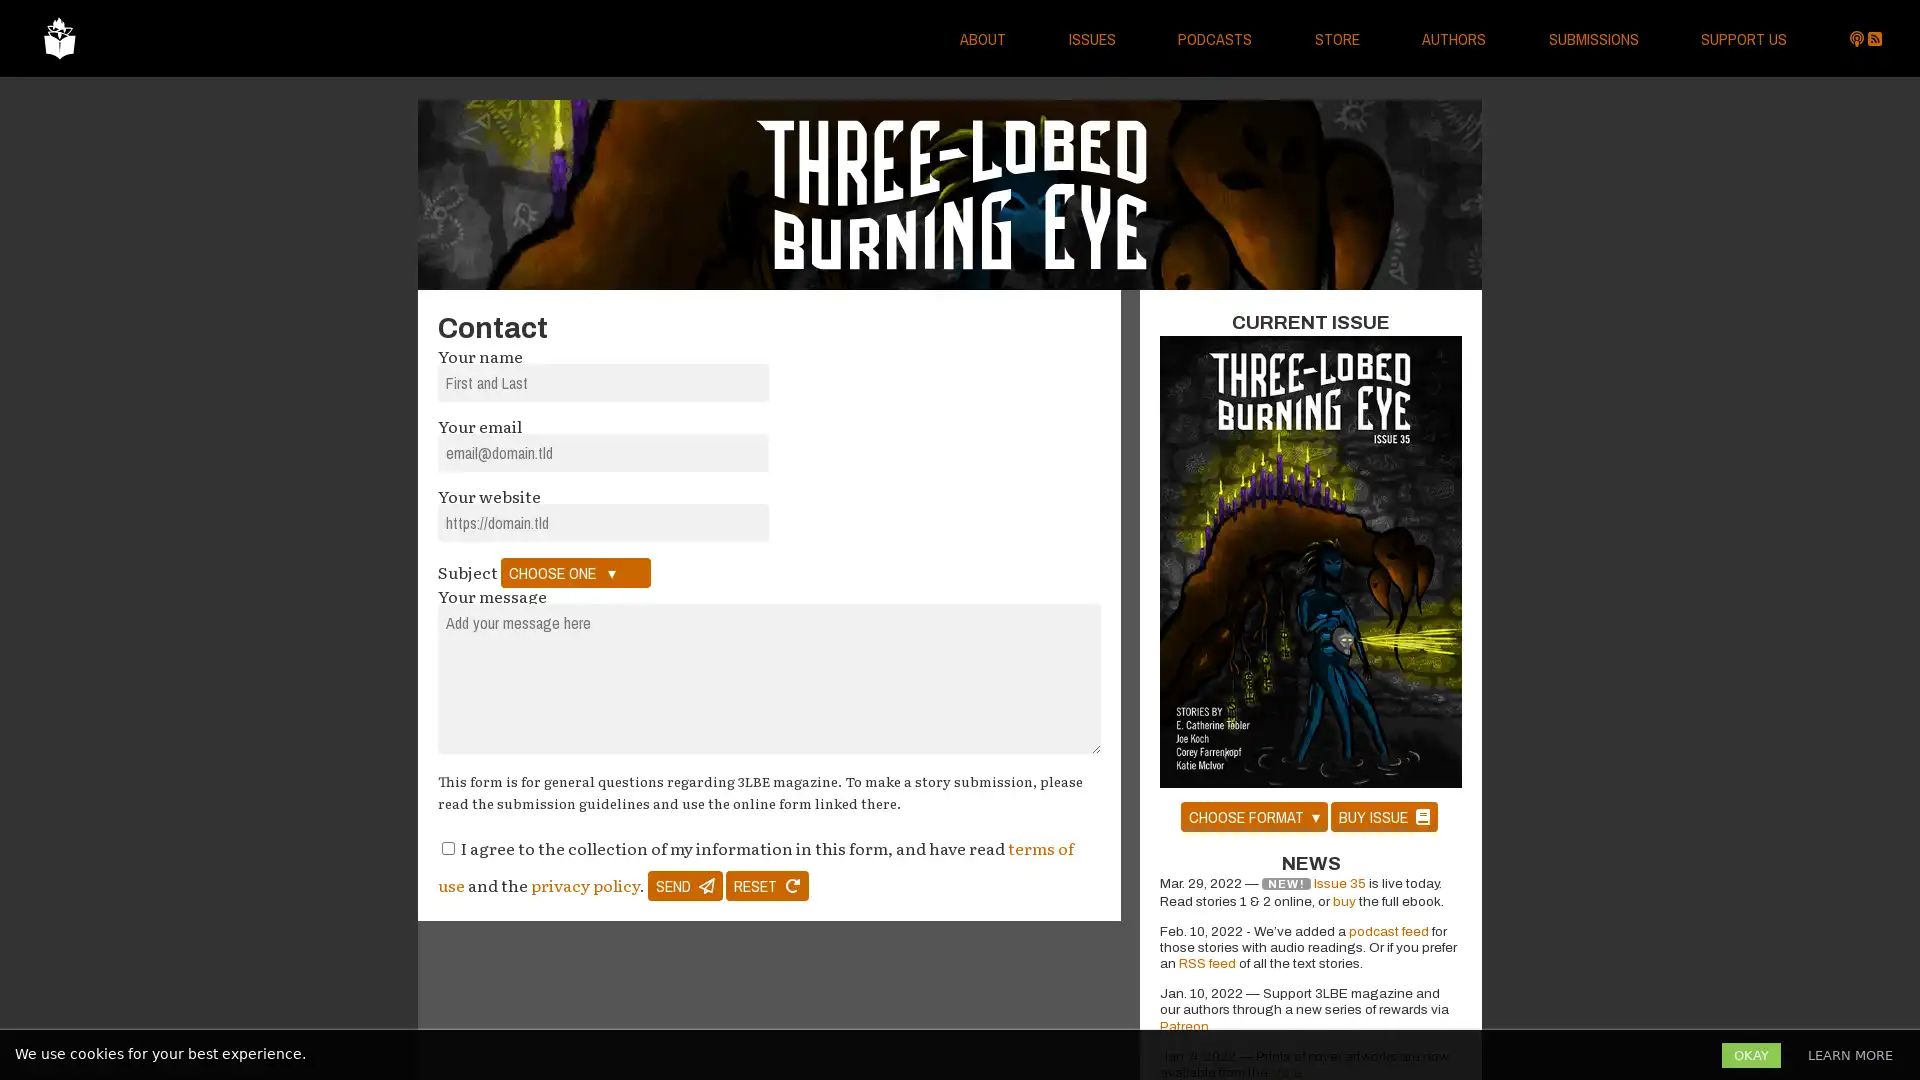 Image resolution: width=1920 pixels, height=1080 pixels. What do you see at coordinates (685, 885) in the screenshot?
I see `SEND` at bounding box center [685, 885].